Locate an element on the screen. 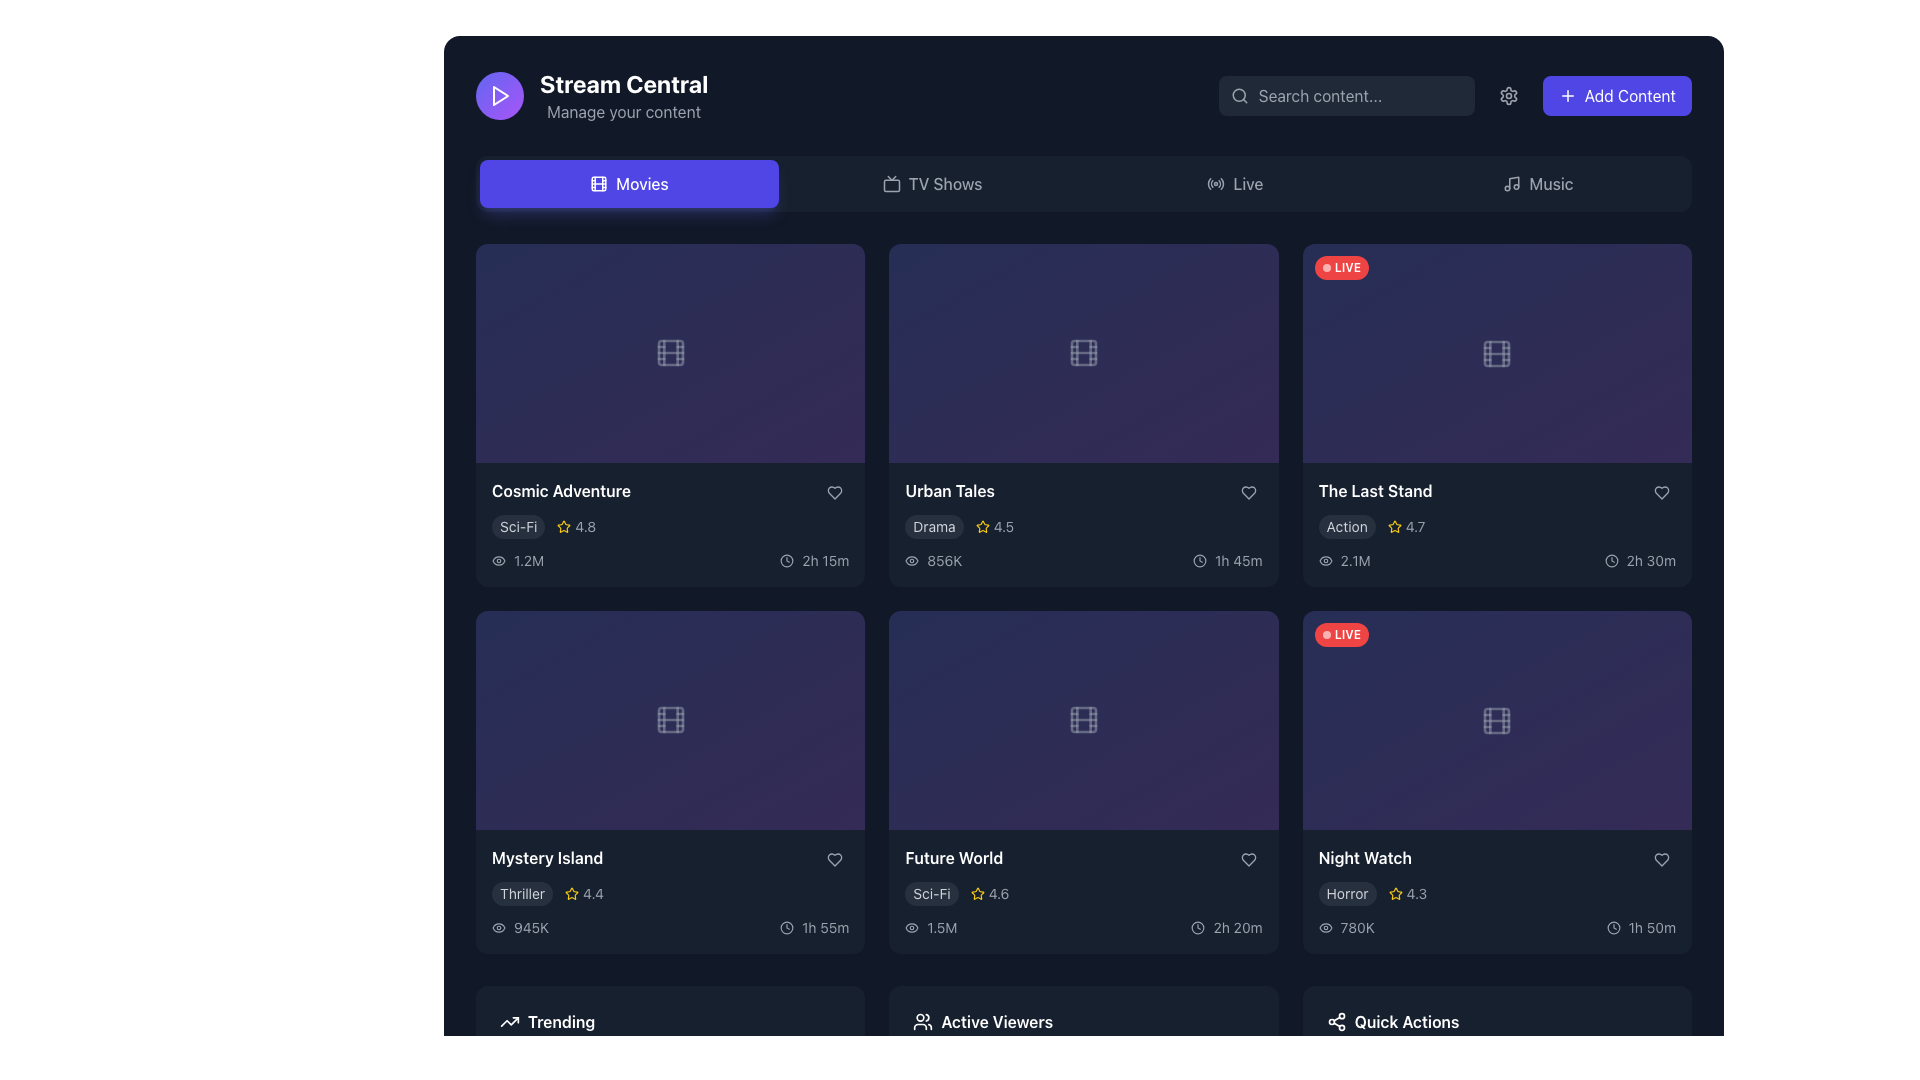 This screenshot has width=1920, height=1080. the star icon that visually indicates a rating of 4.6, located in the third card on the second row of content in the grid layout next to the numeric text '4.6' under the card labeled 'Future World' is located at coordinates (977, 893).